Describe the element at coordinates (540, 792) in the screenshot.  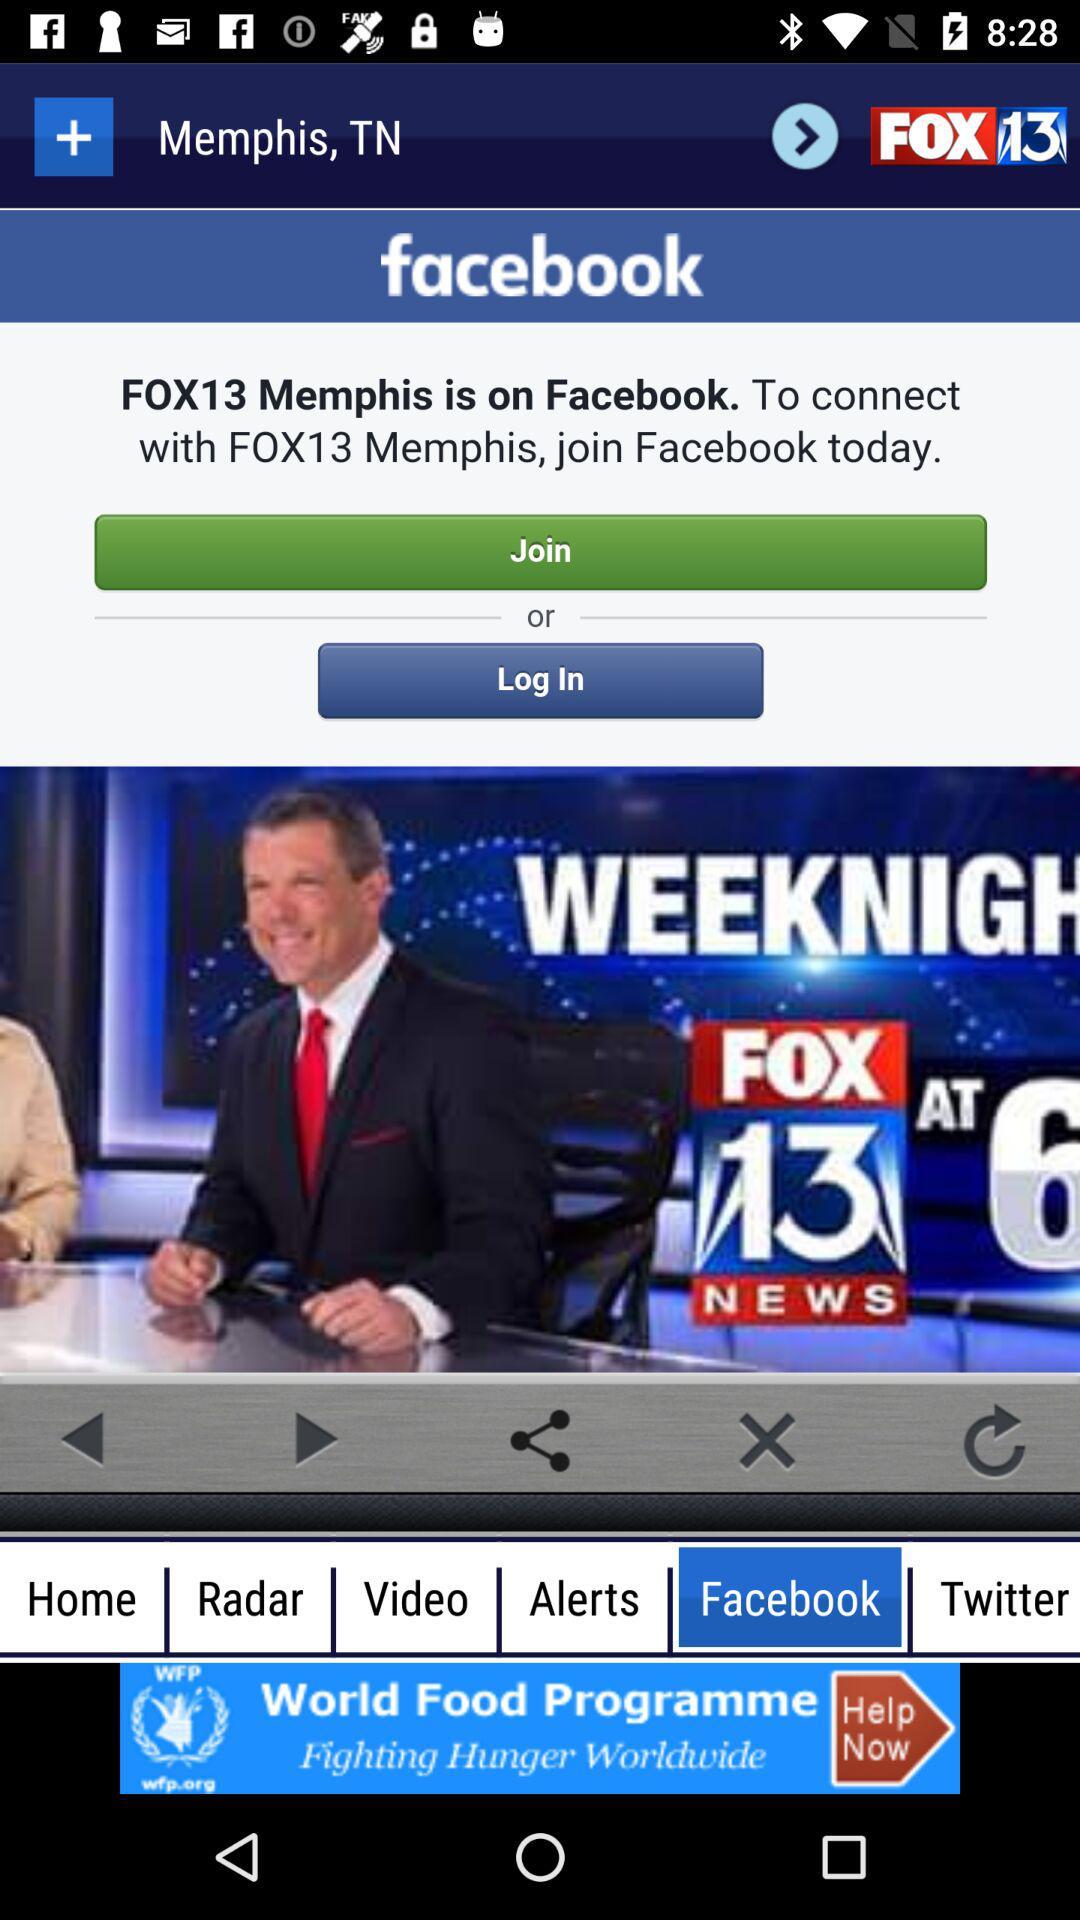
I see `facebook content` at that location.